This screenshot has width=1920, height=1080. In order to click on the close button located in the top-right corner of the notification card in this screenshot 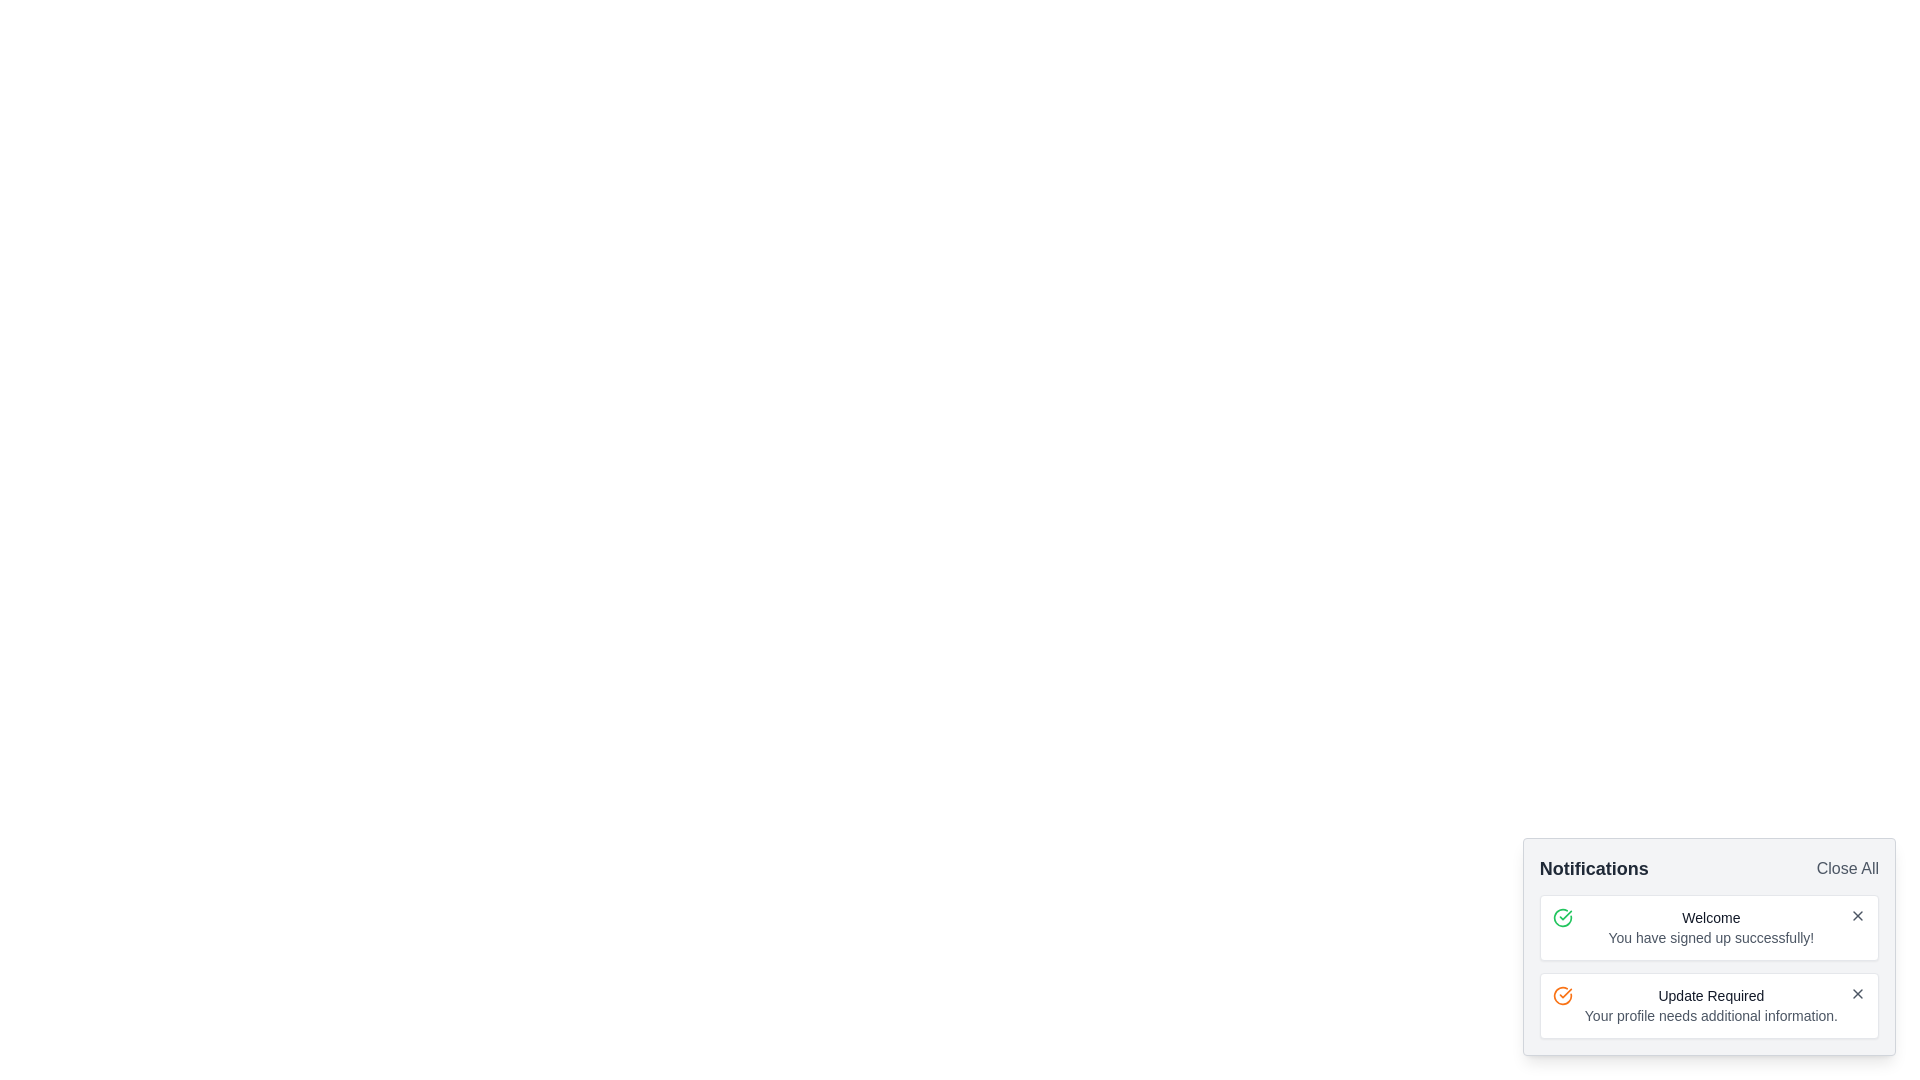, I will do `click(1856, 994)`.